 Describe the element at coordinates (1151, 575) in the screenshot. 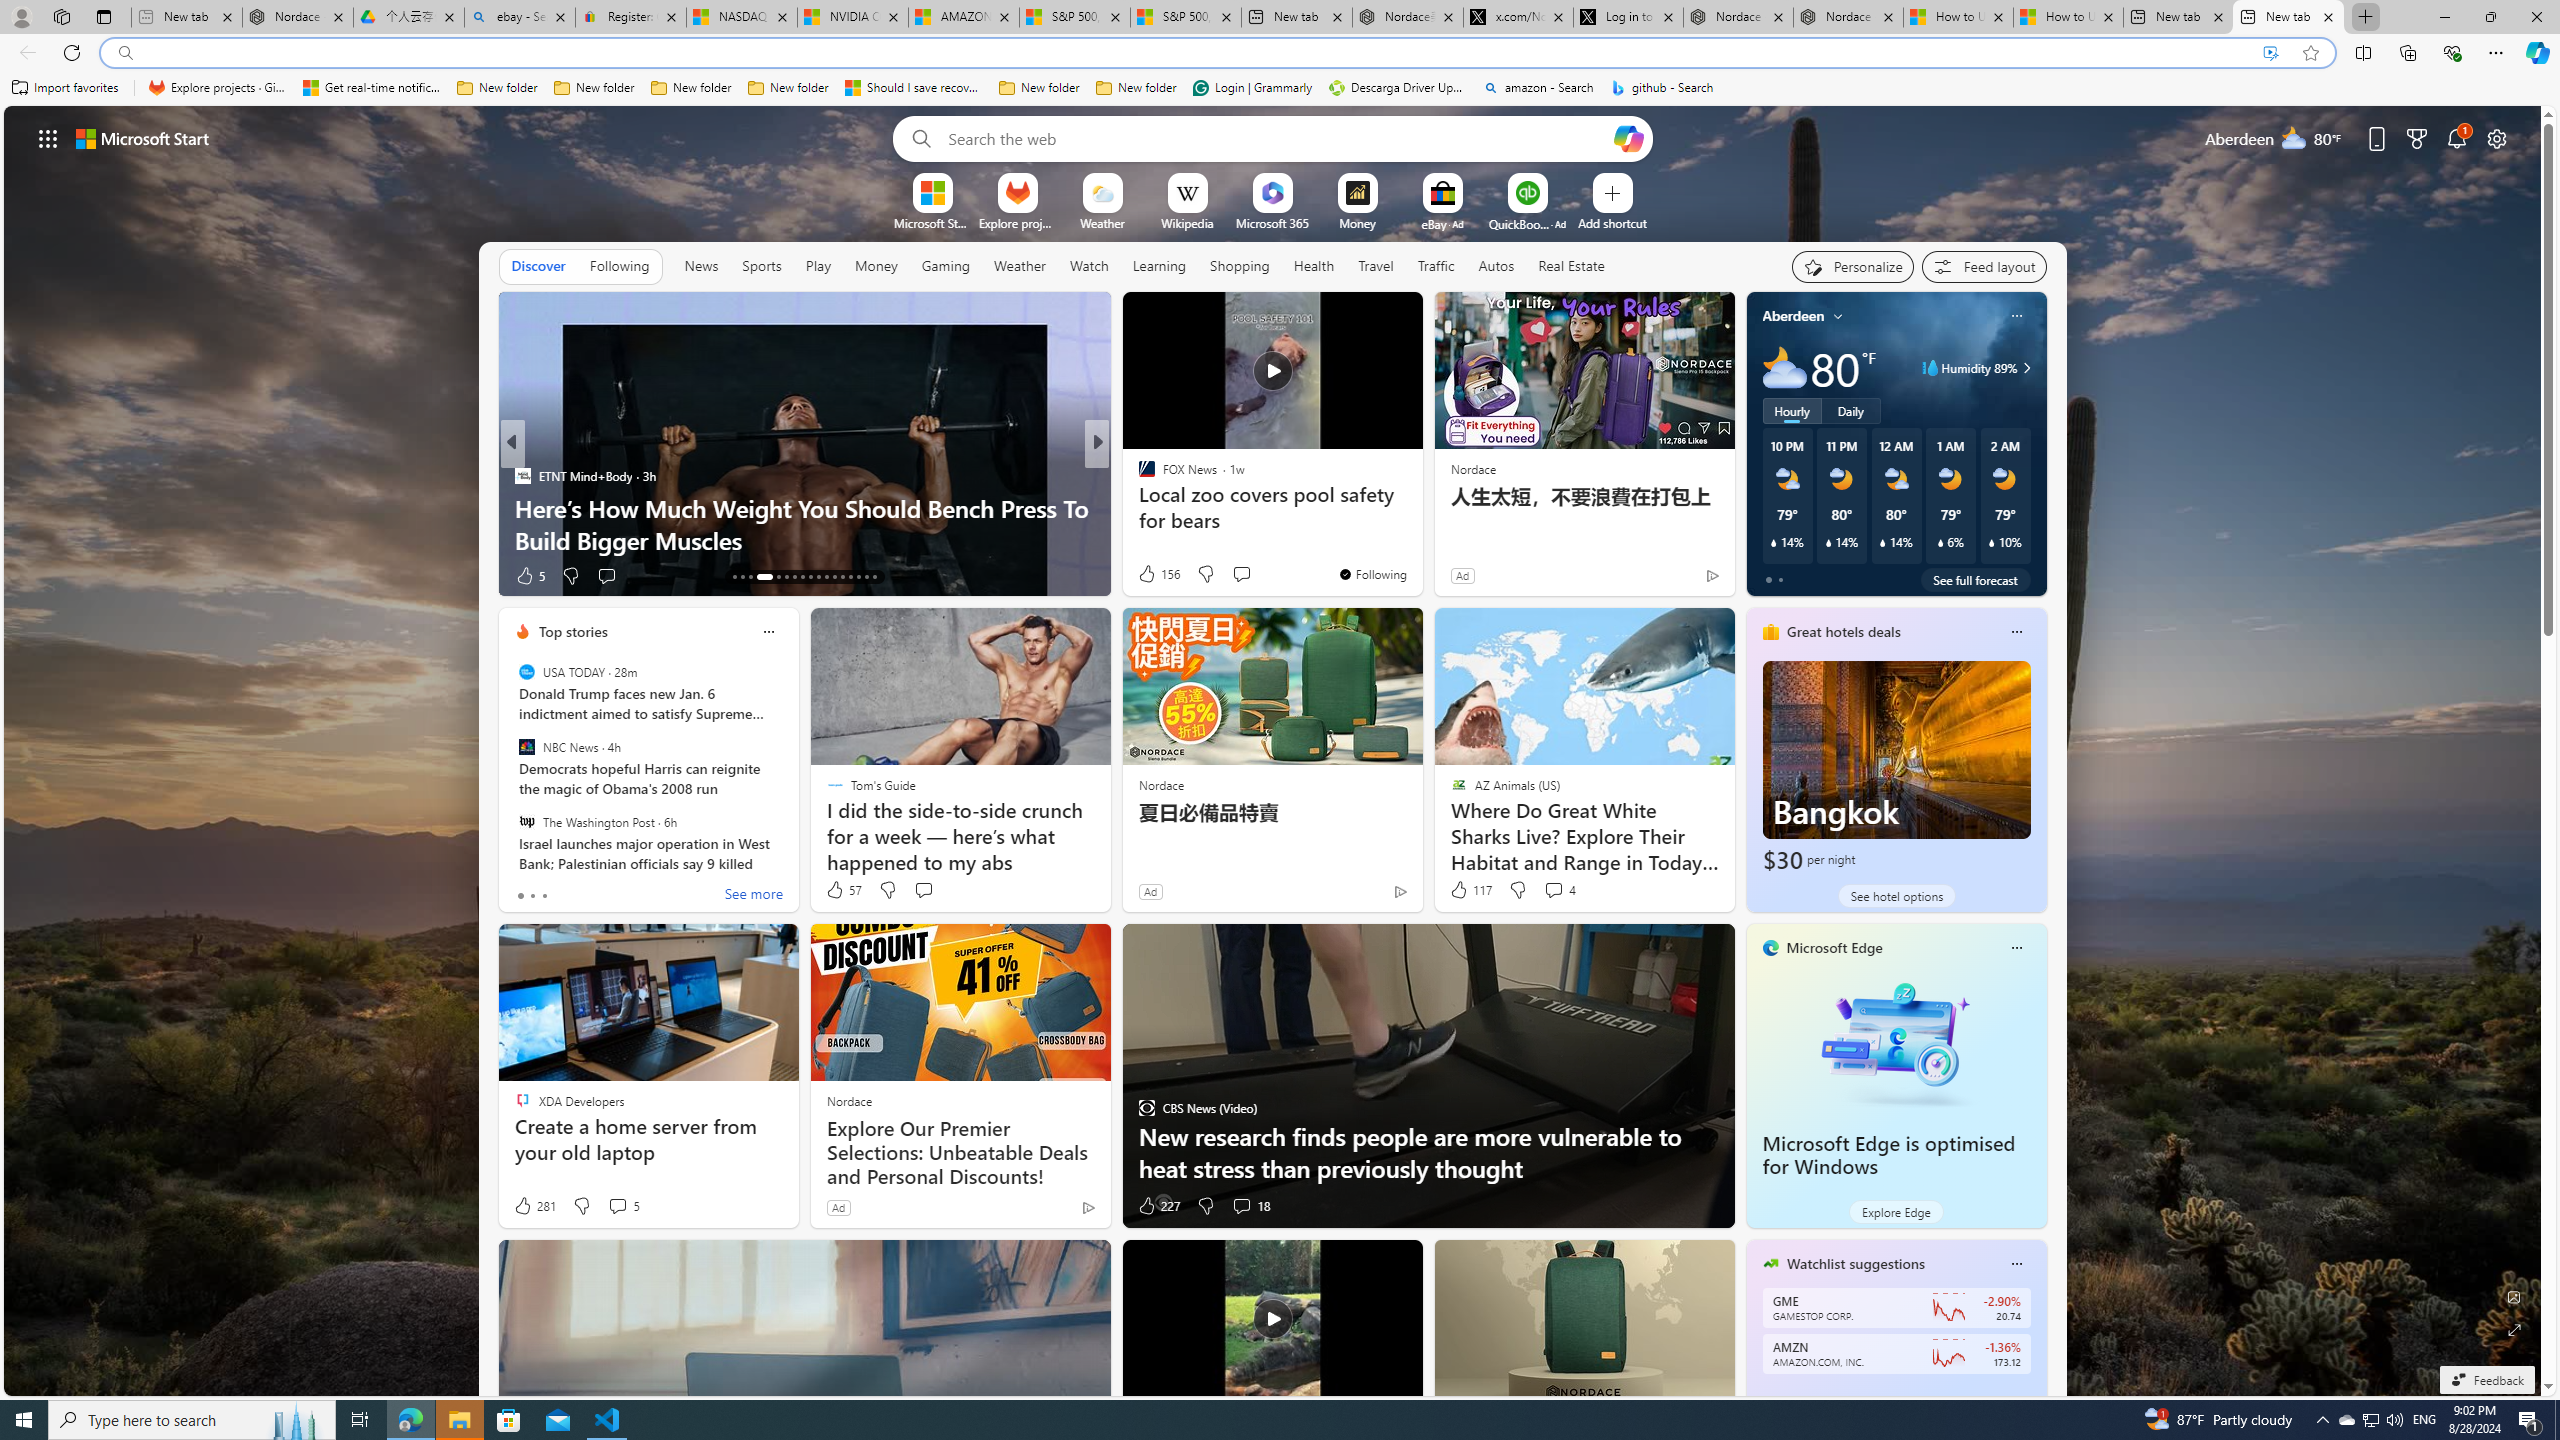

I see `'347 Like'` at that location.